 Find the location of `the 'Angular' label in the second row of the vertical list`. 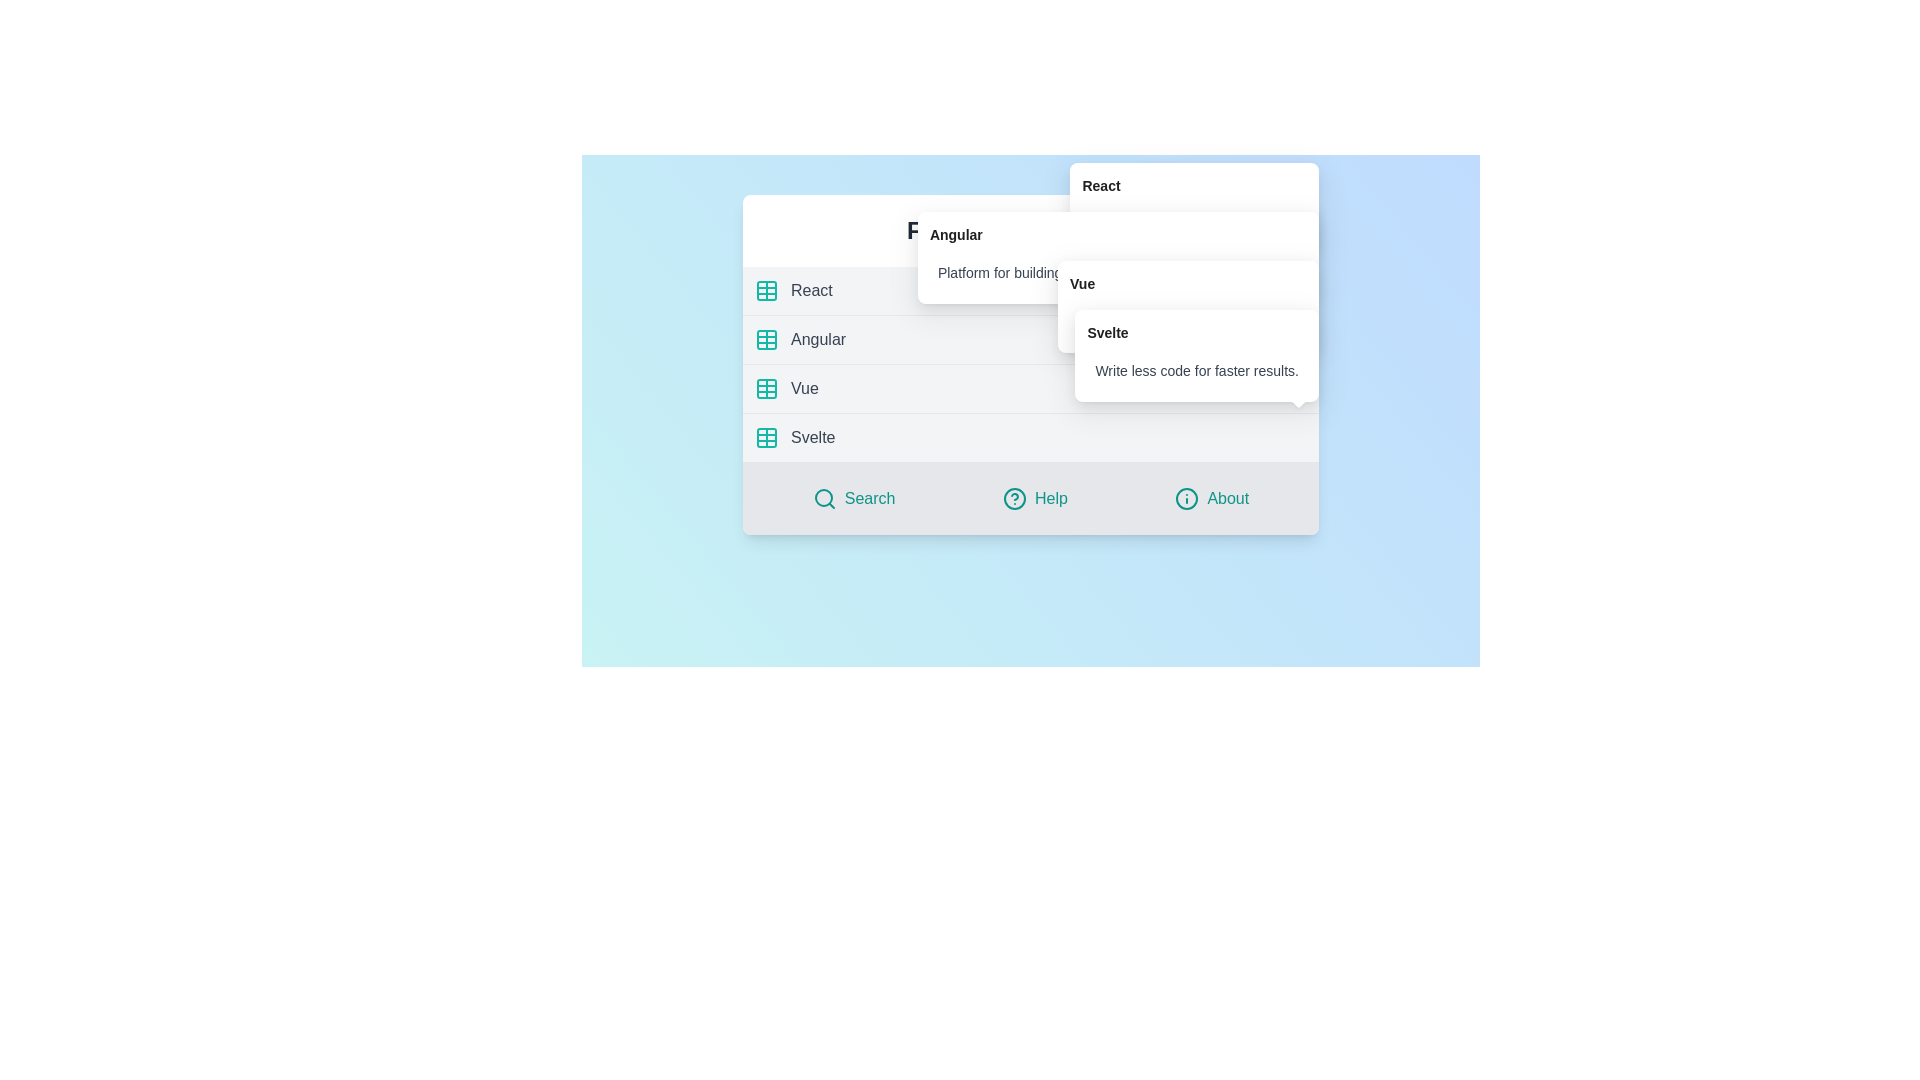

the 'Angular' label in the second row of the vertical list is located at coordinates (818, 338).